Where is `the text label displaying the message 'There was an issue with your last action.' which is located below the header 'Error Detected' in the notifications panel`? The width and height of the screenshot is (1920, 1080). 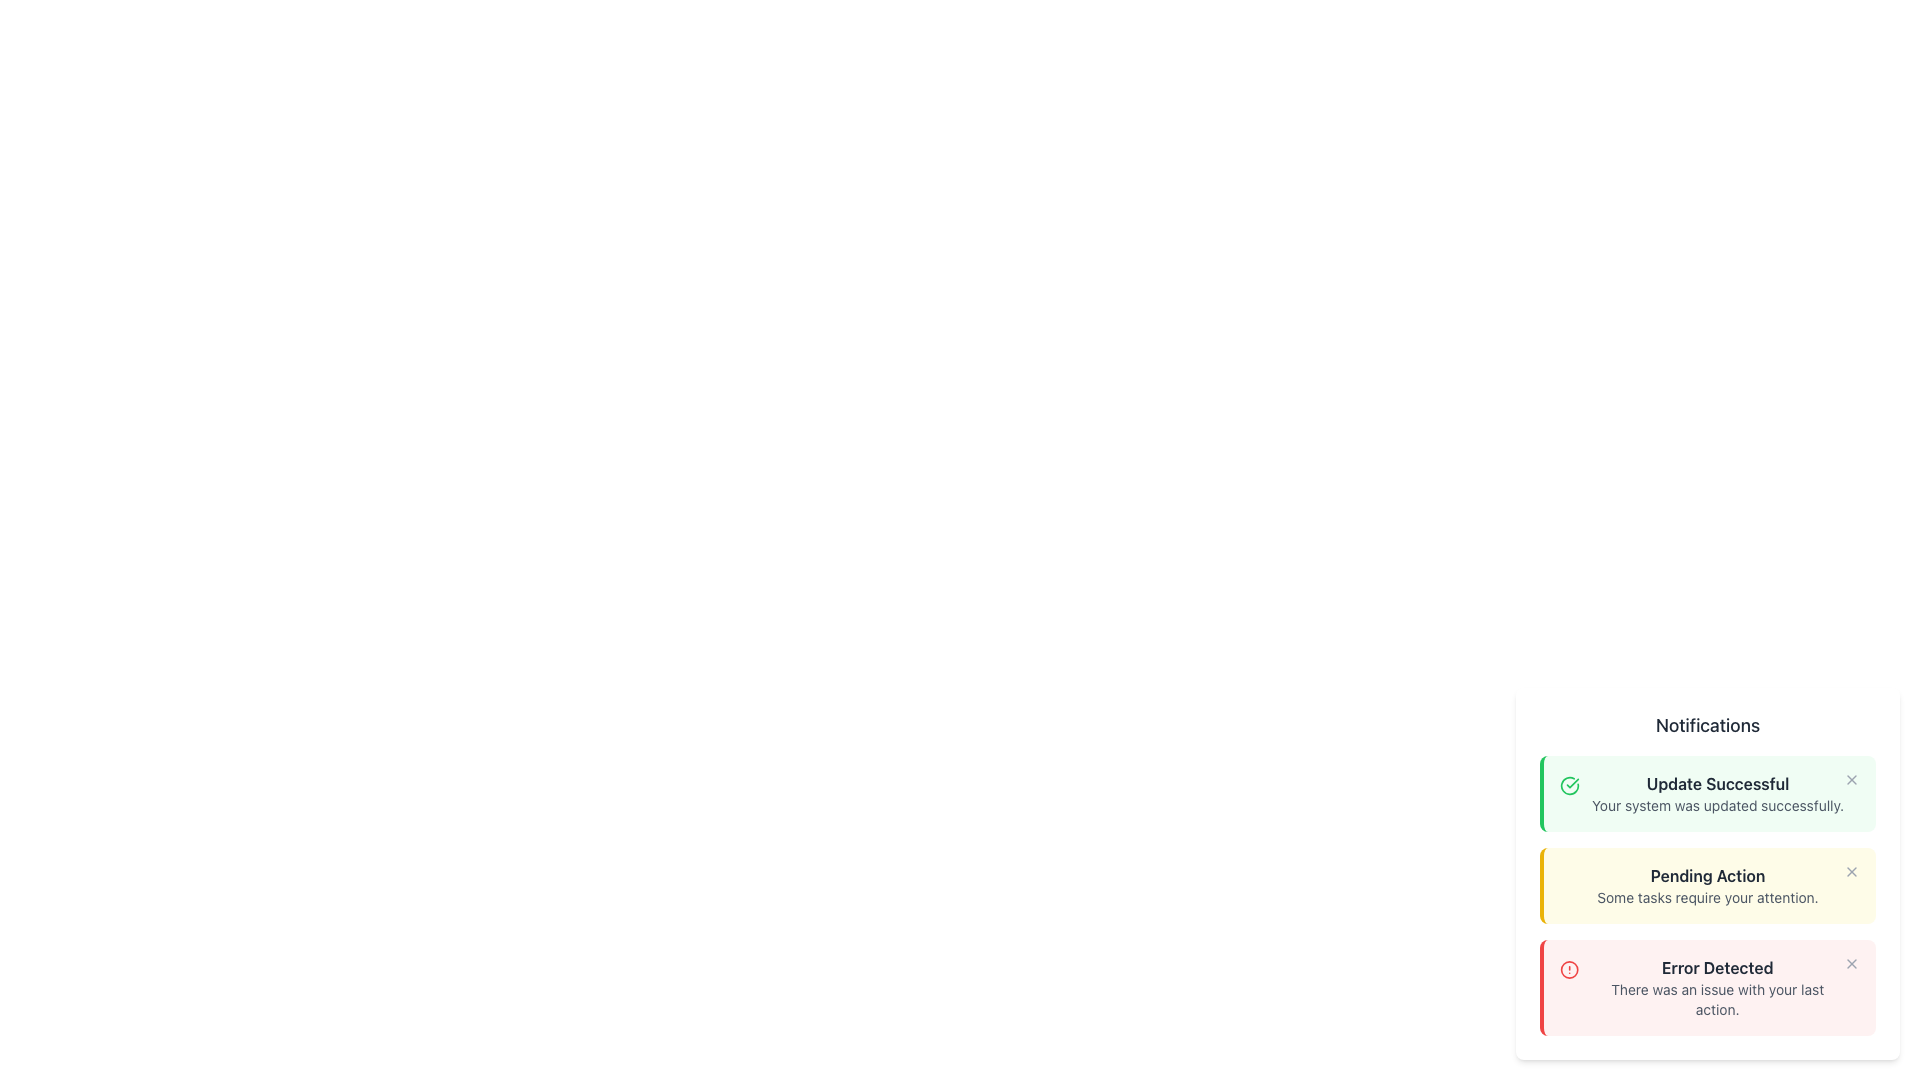 the text label displaying the message 'There was an issue with your last action.' which is located below the header 'Error Detected' in the notifications panel is located at coordinates (1716, 999).